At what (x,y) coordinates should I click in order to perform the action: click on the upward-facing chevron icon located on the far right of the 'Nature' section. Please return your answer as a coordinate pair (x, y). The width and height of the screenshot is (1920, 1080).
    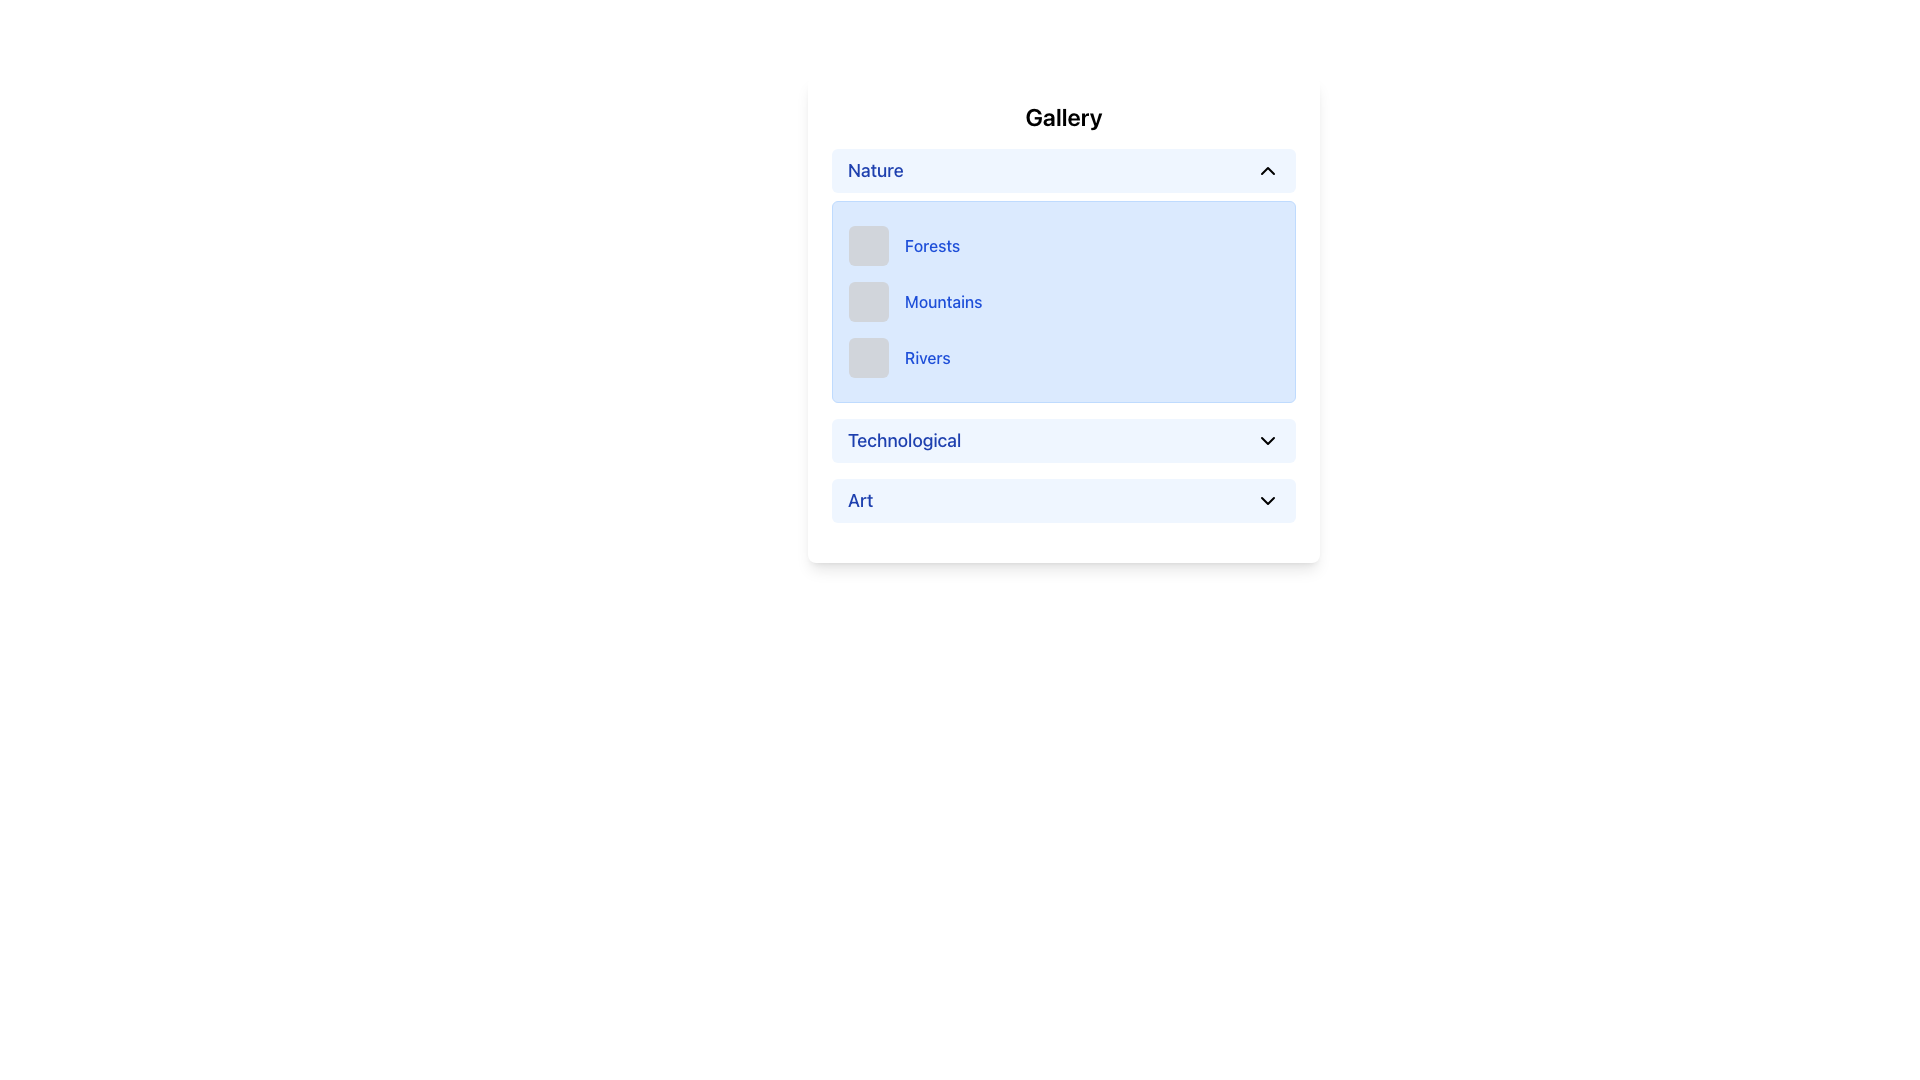
    Looking at the image, I should click on (1266, 169).